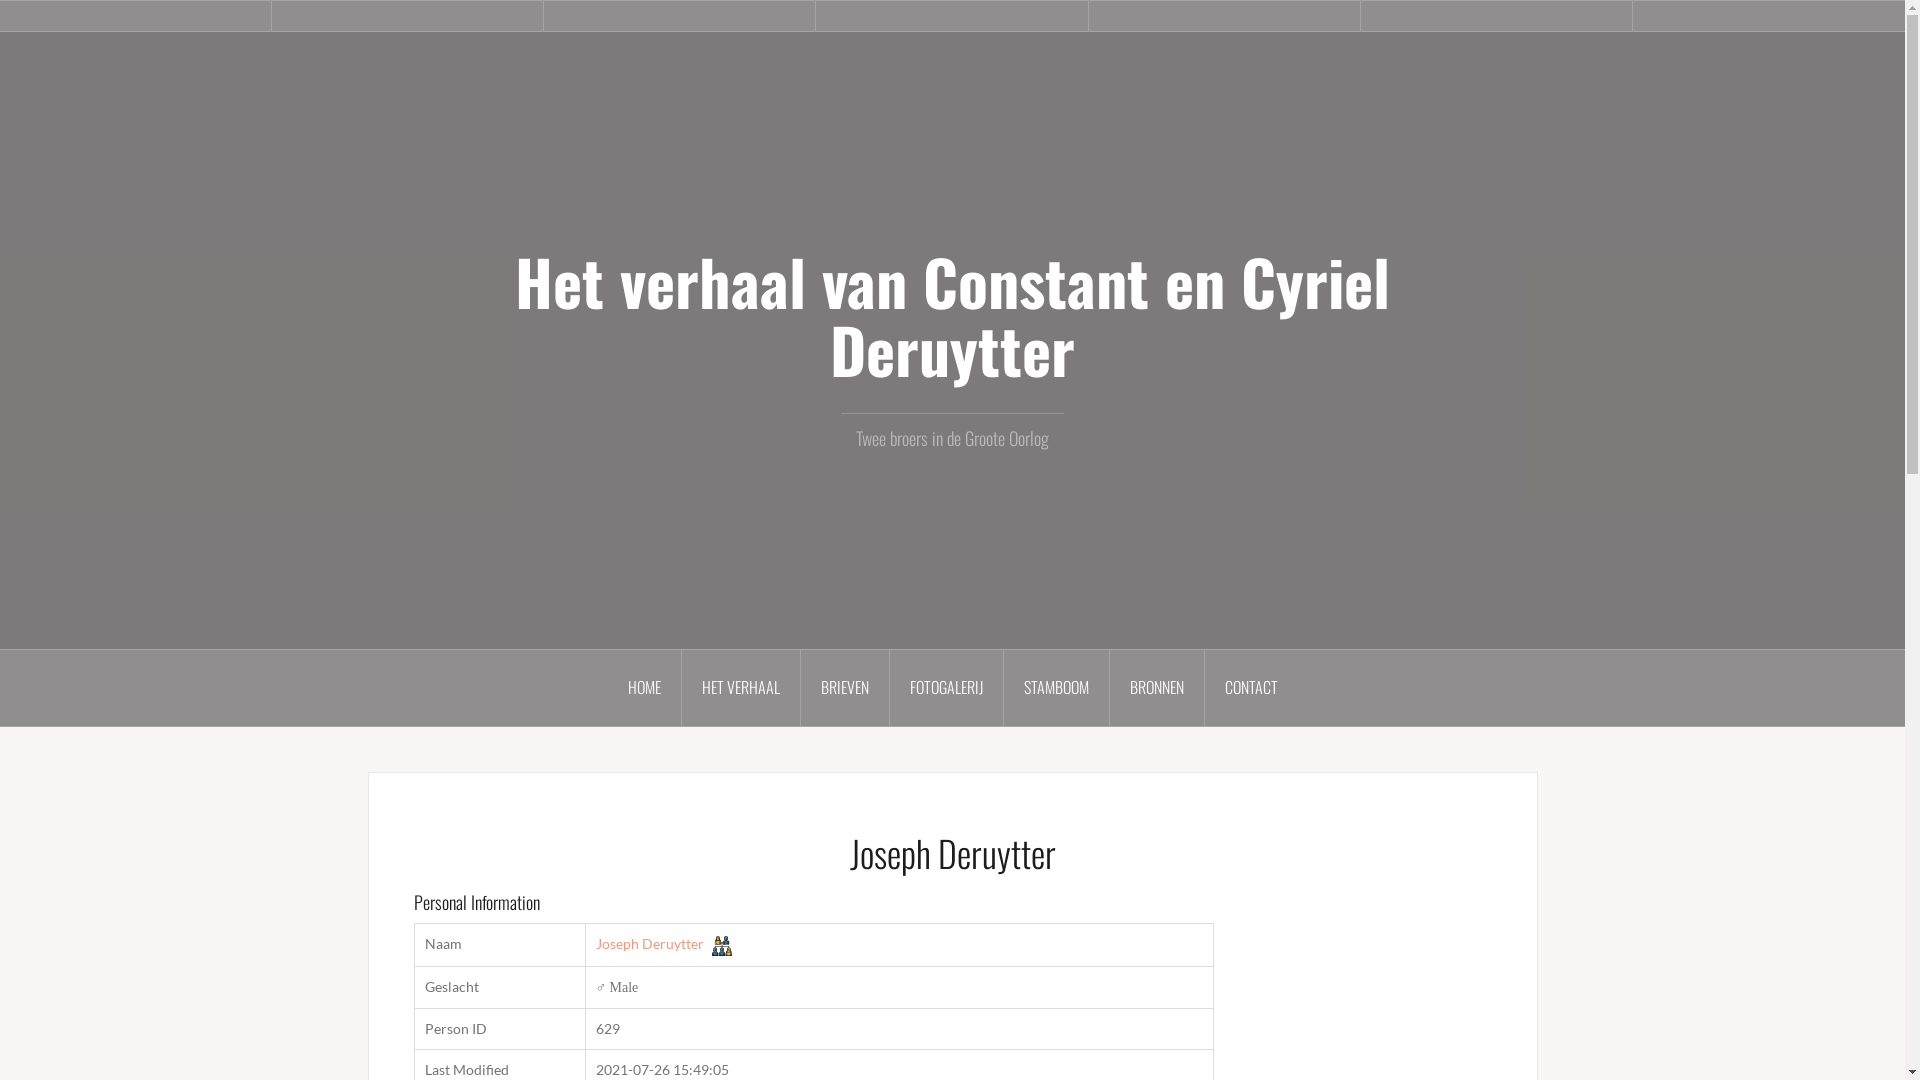  I want to click on 'CONTACT', so click(1249, 686).